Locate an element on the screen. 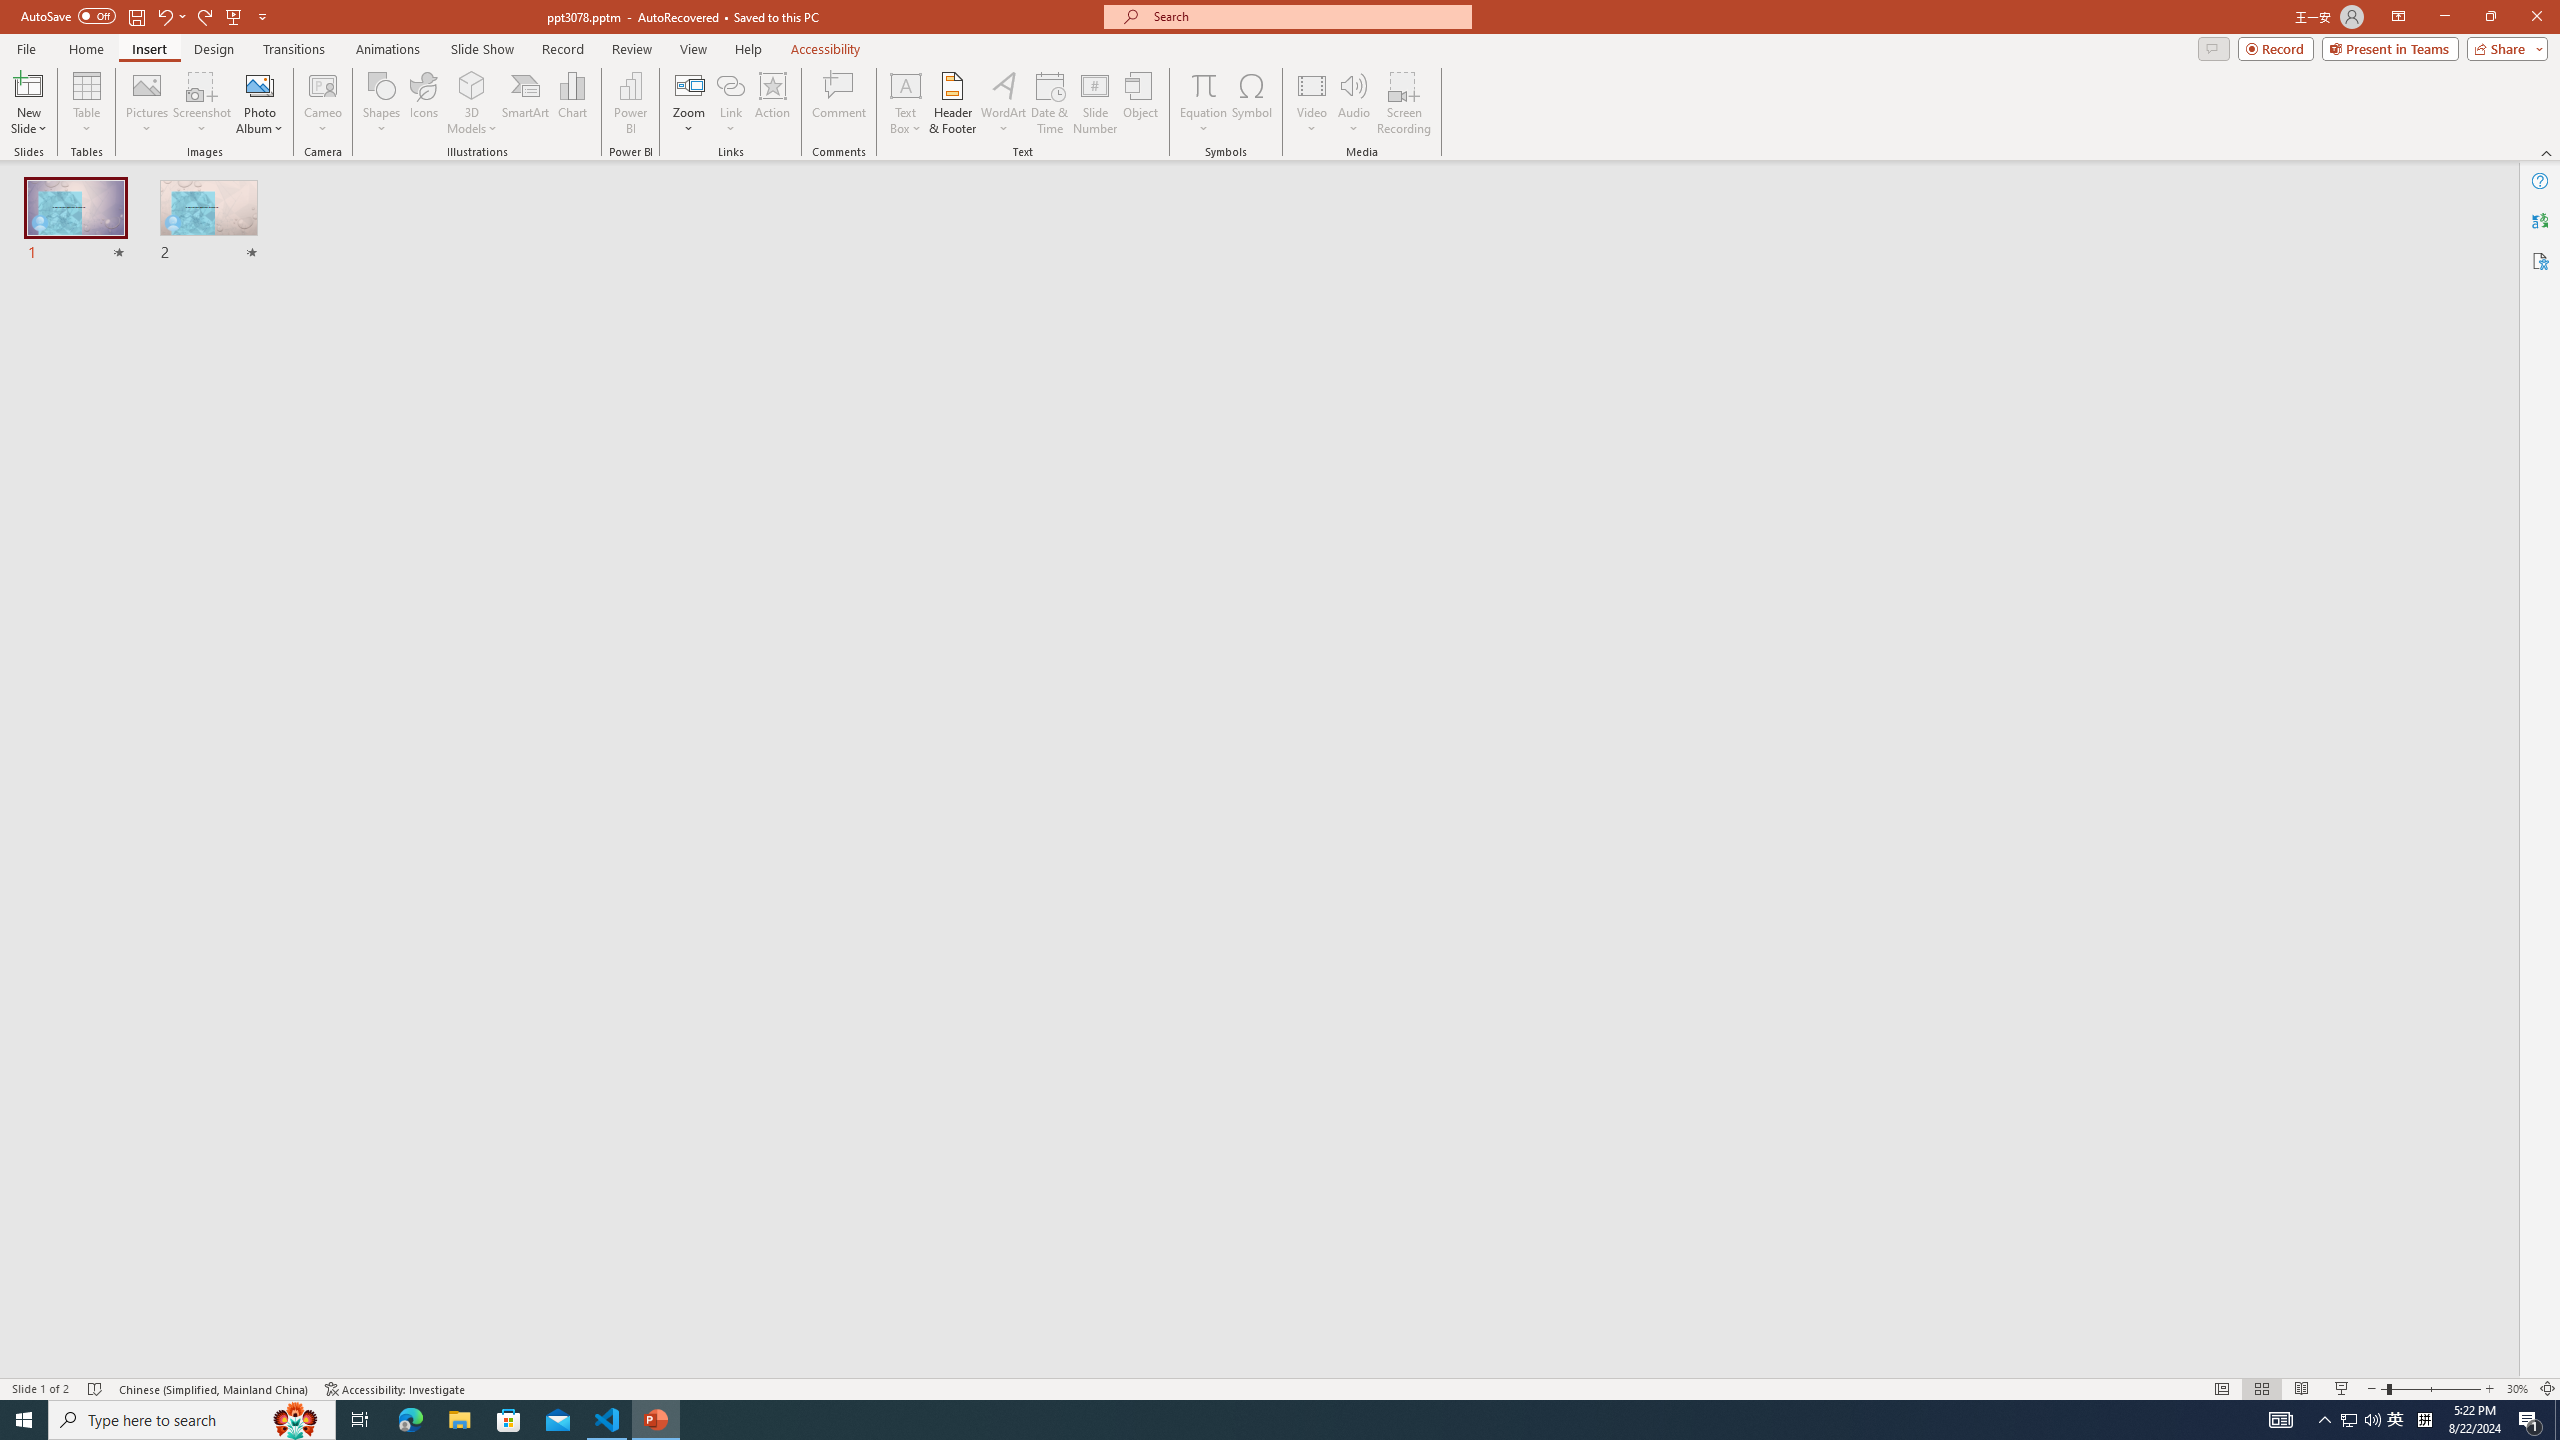 The height and width of the screenshot is (1440, 2560). 'Translator' is located at coordinates (2539, 221).